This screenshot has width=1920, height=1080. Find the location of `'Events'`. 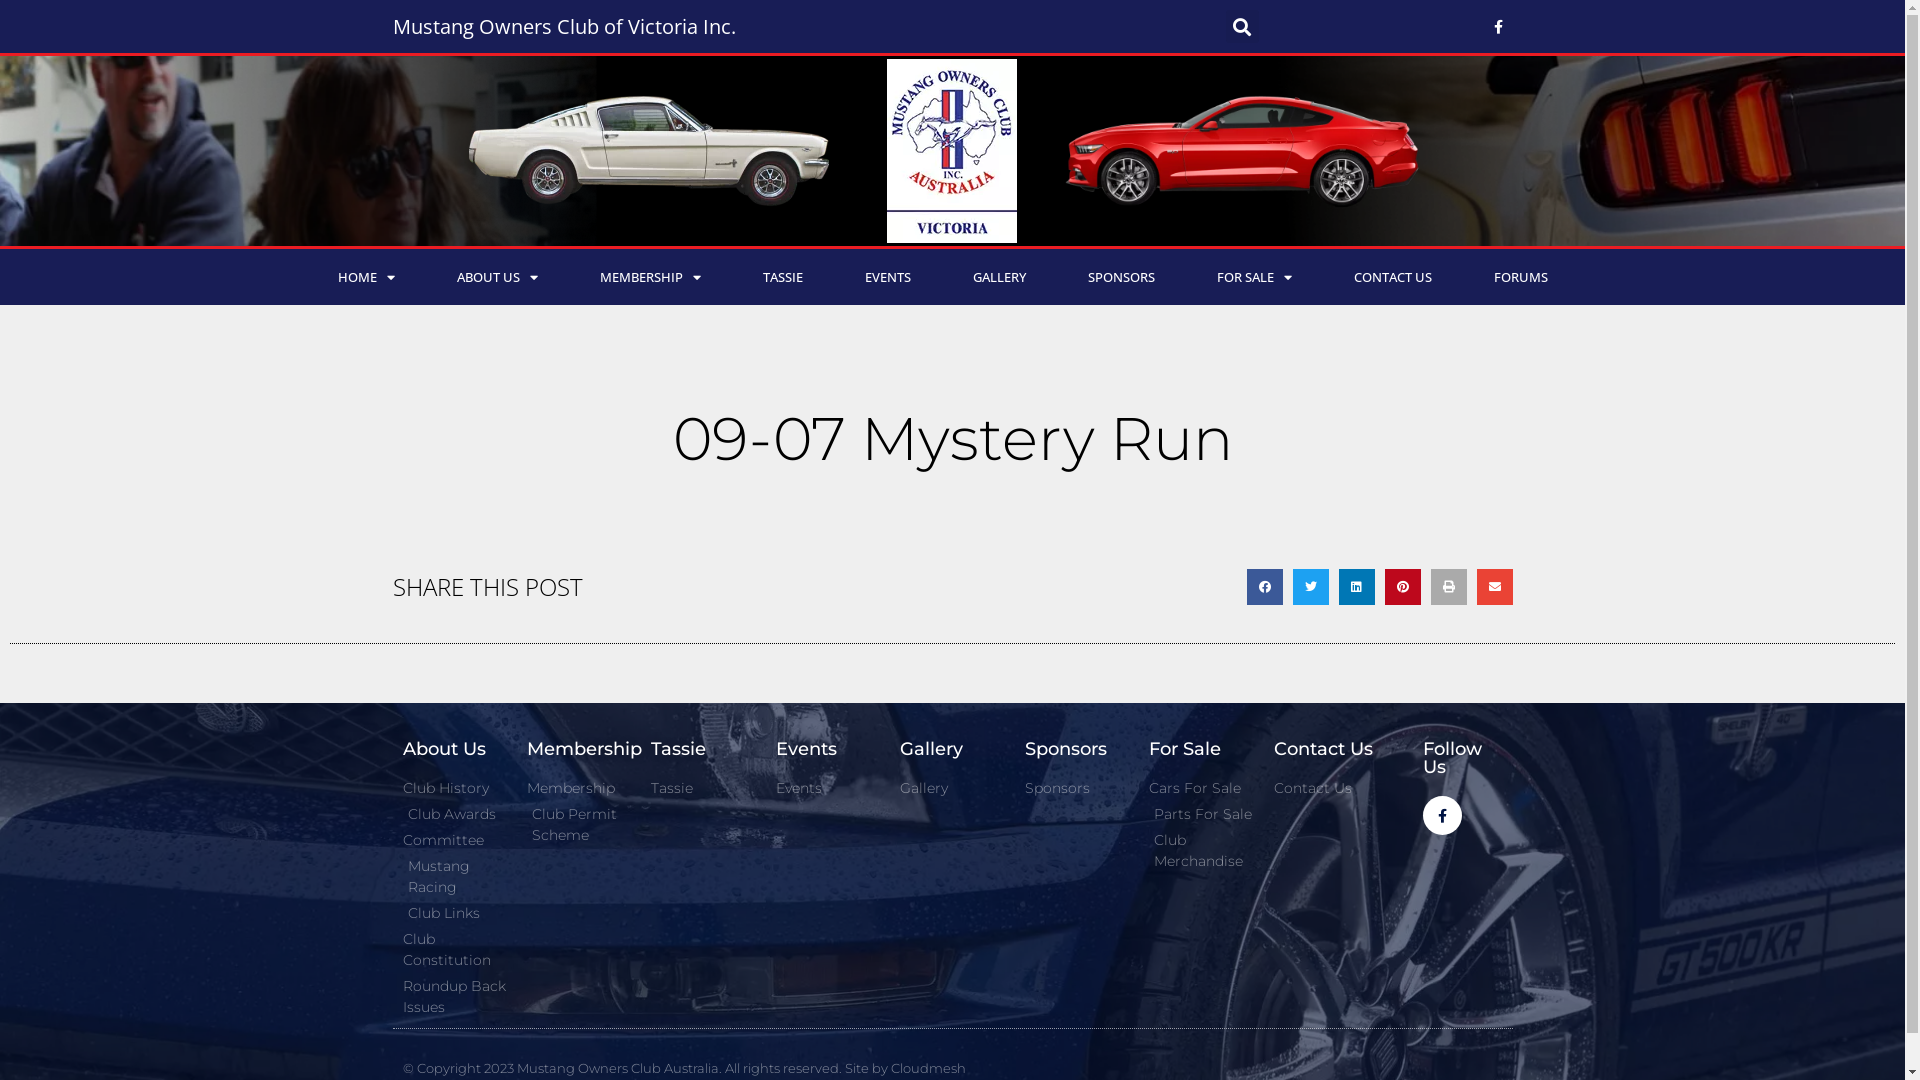

'Events' is located at coordinates (828, 787).